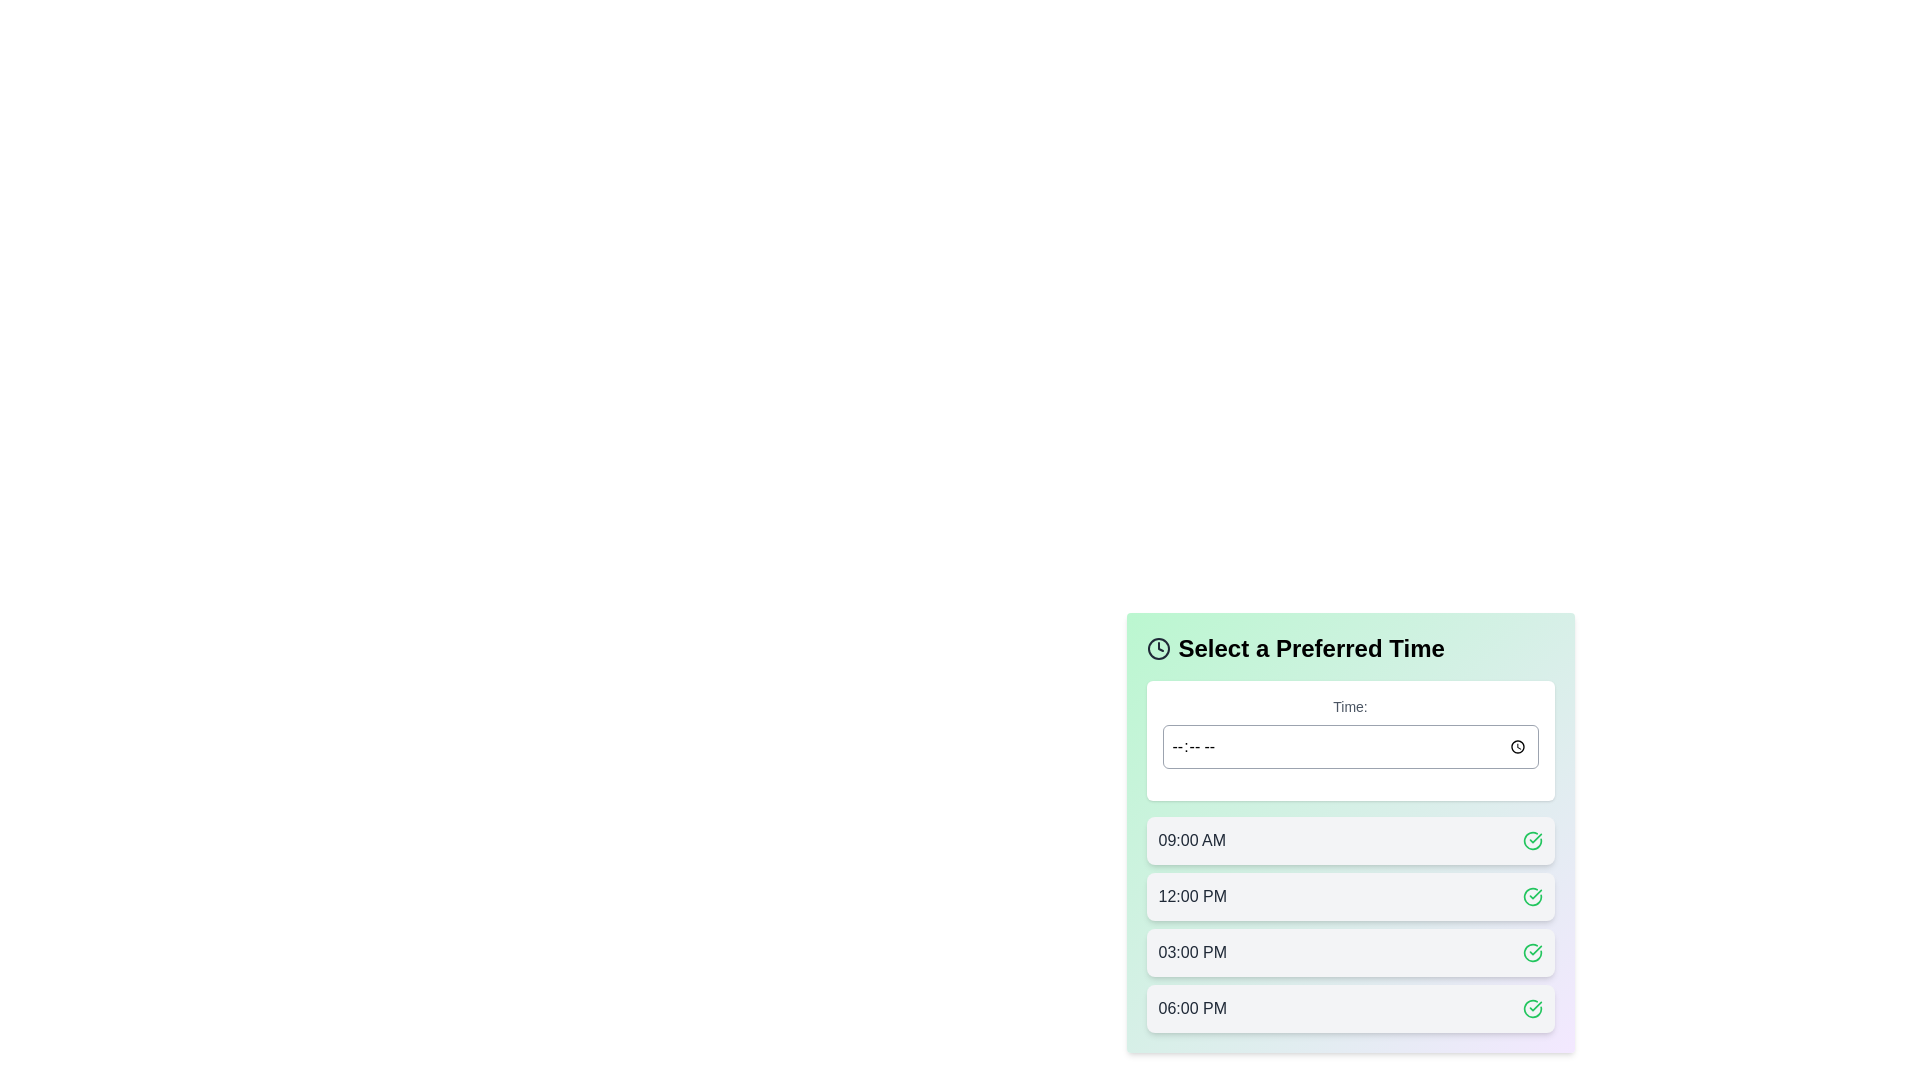 This screenshot has height=1080, width=1920. Describe the element at coordinates (1531, 840) in the screenshot. I see `the Status indicator icon, checkmark that confirms the selection of the time option '09:00 AM', located to the far right of the list item` at that location.